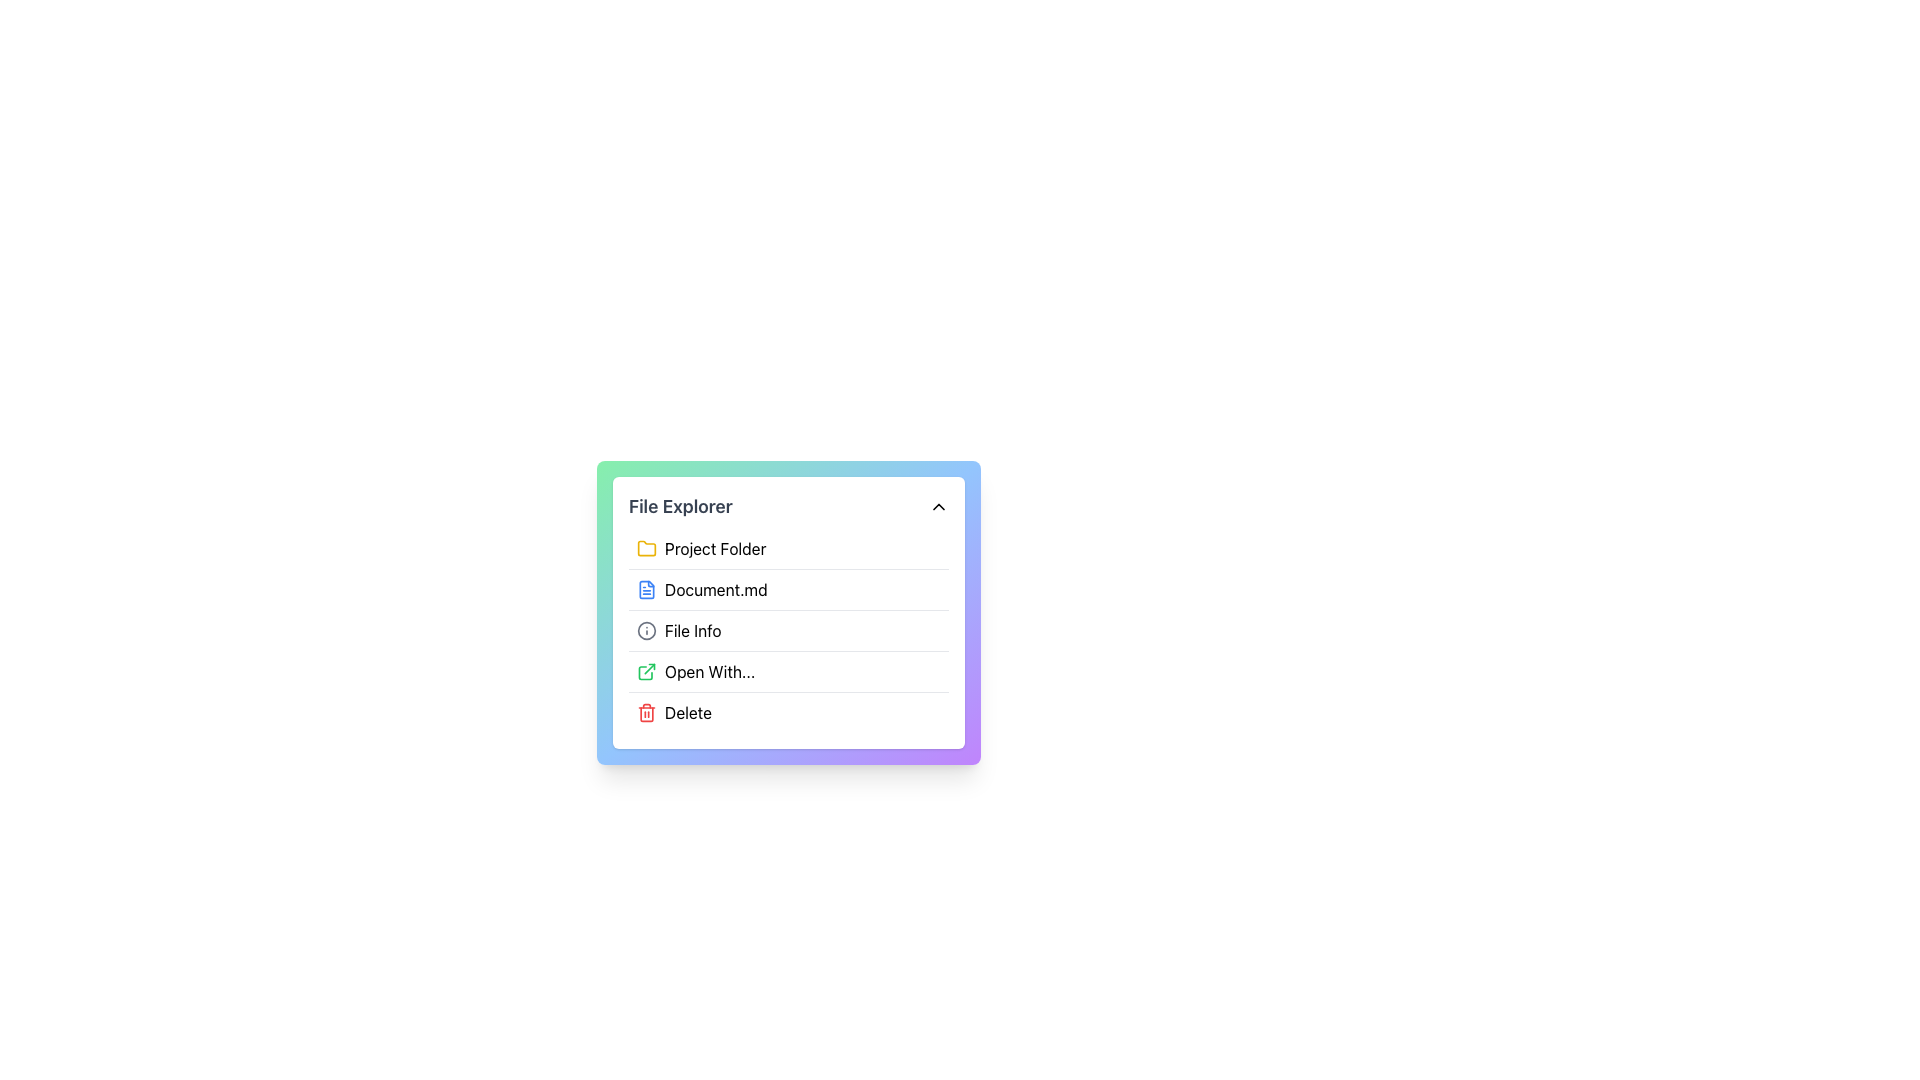 Image resolution: width=1920 pixels, height=1080 pixels. Describe the element at coordinates (647, 547) in the screenshot. I see `the folder icon representing the 'Project Folder' option in the 'File Explorer' menu` at that location.